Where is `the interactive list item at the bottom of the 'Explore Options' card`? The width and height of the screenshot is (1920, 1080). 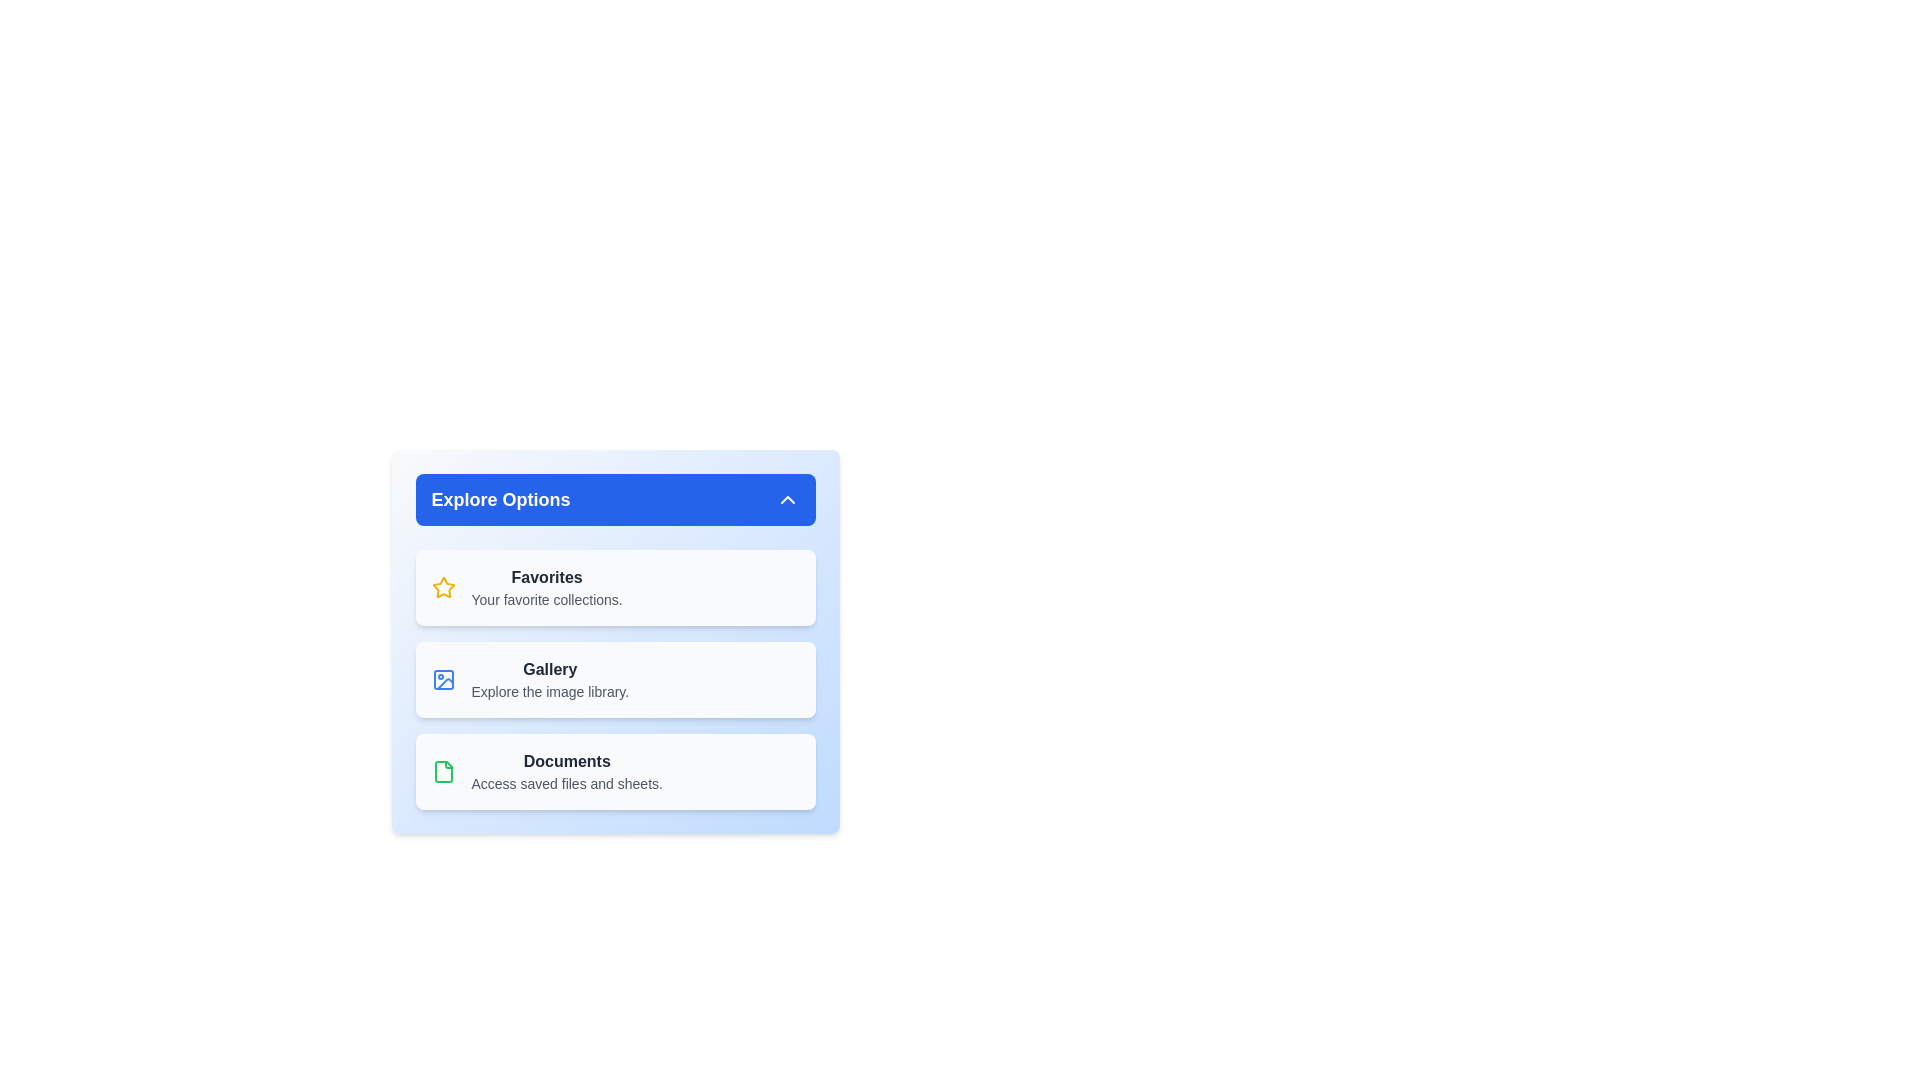 the interactive list item at the bottom of the 'Explore Options' card is located at coordinates (614, 770).